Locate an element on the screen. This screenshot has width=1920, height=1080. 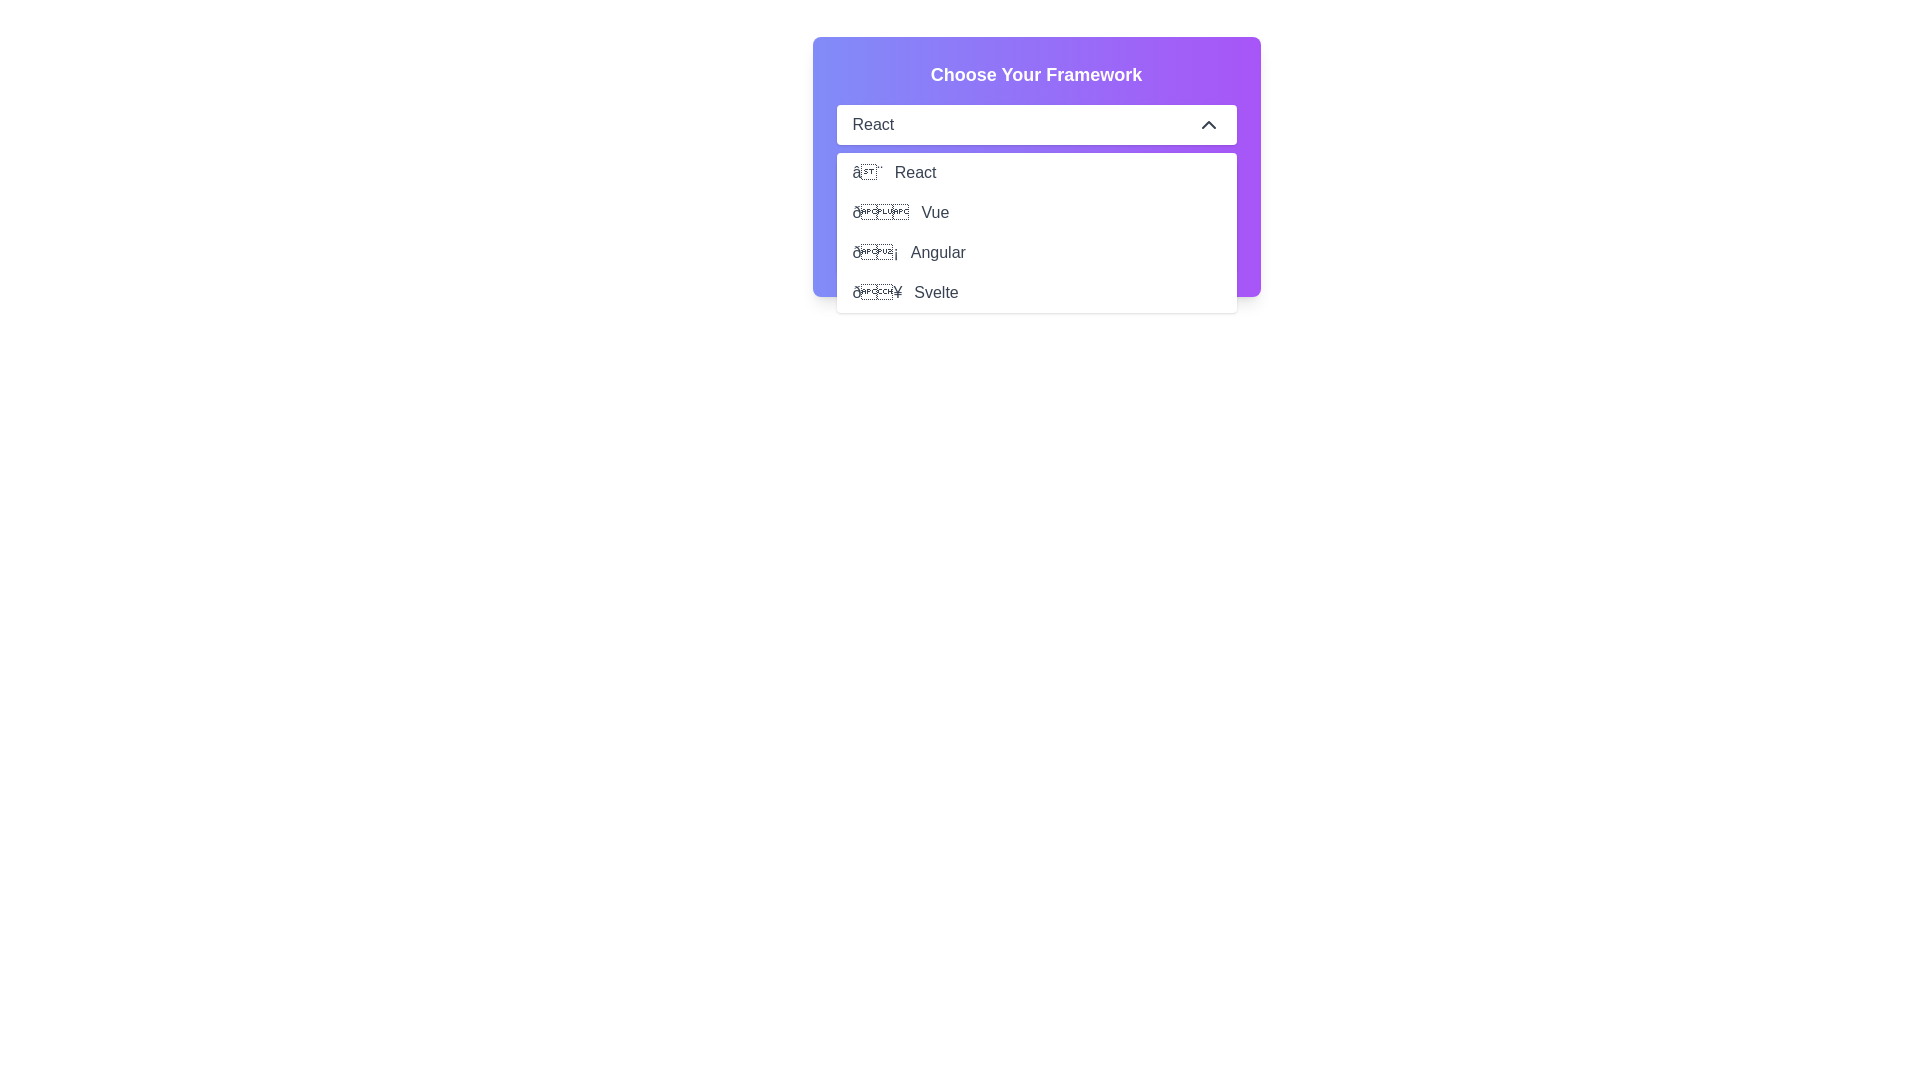
the Svelte framework icon located in the last row of the dropdown list under 'Choose Your Framework', aligned horizontally with the text 'Svelte' is located at coordinates (877, 293).